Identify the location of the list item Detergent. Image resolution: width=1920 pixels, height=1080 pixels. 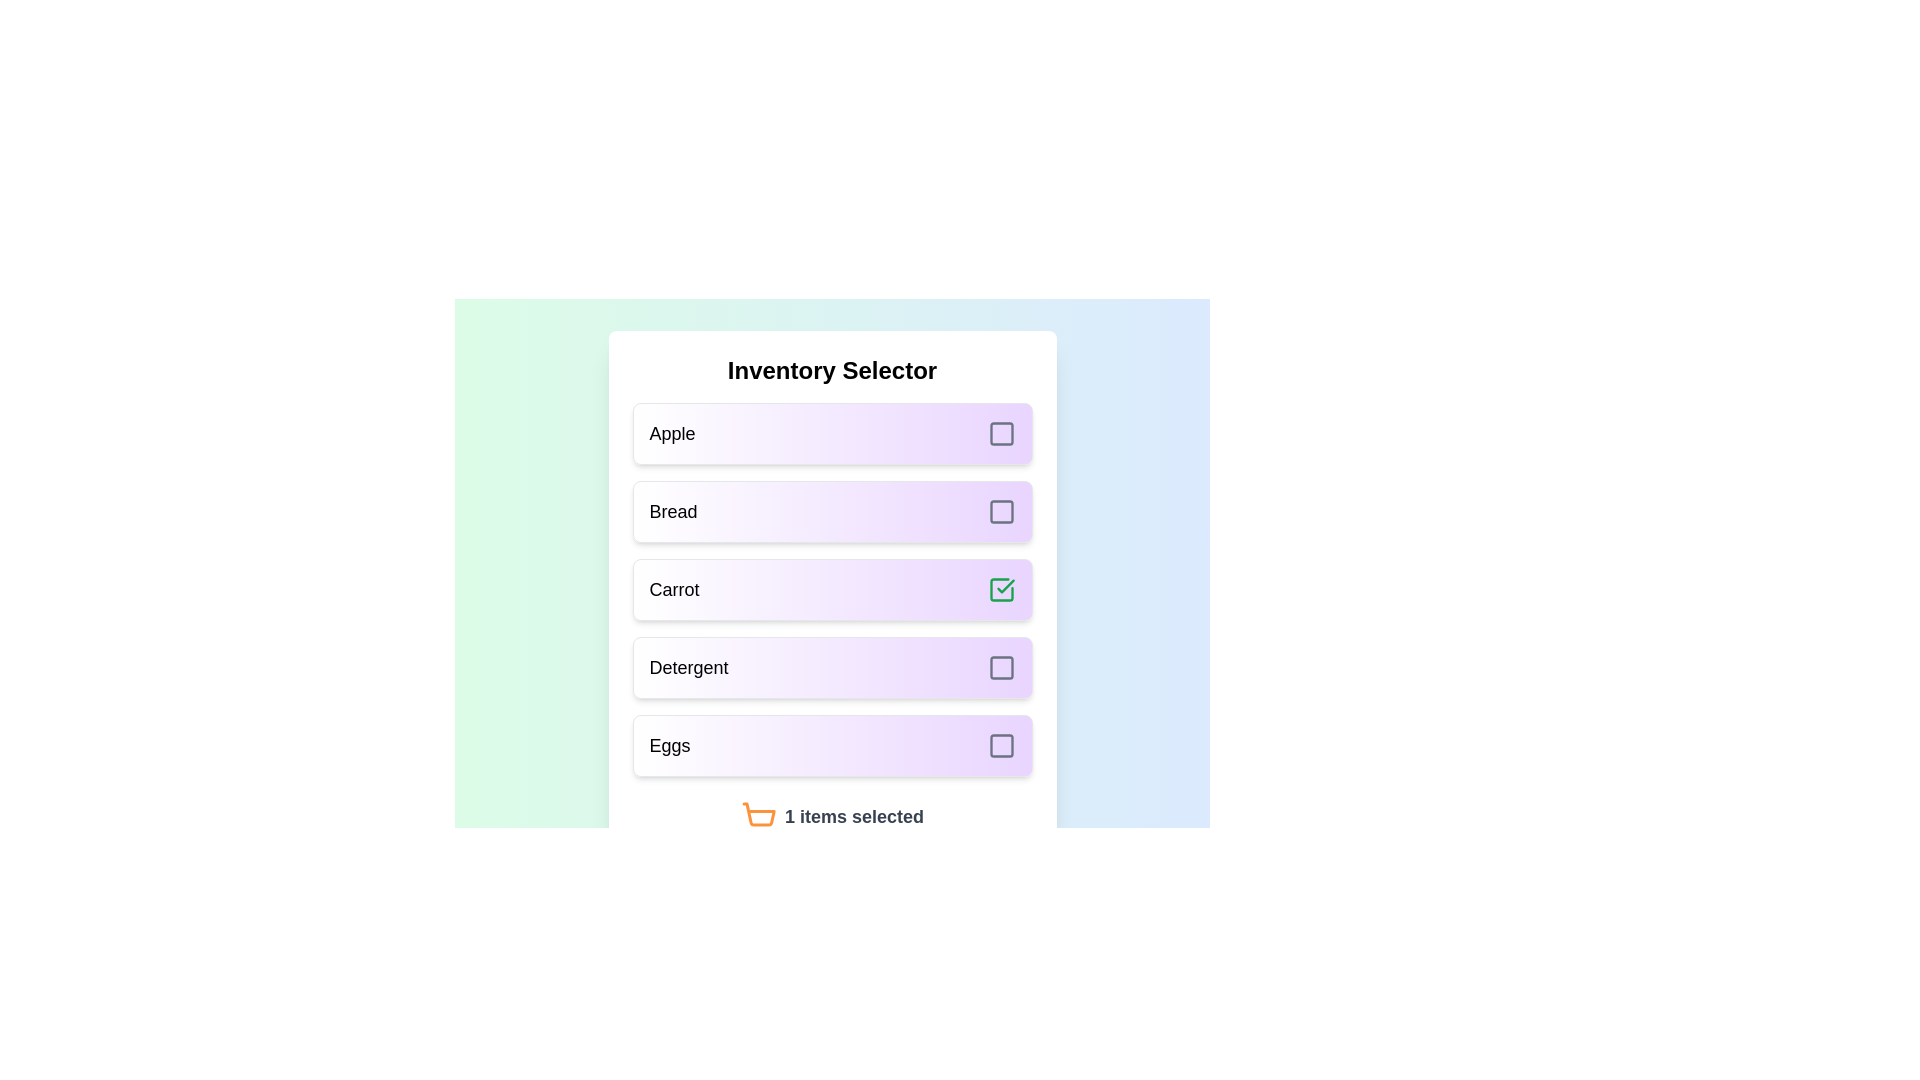
(832, 667).